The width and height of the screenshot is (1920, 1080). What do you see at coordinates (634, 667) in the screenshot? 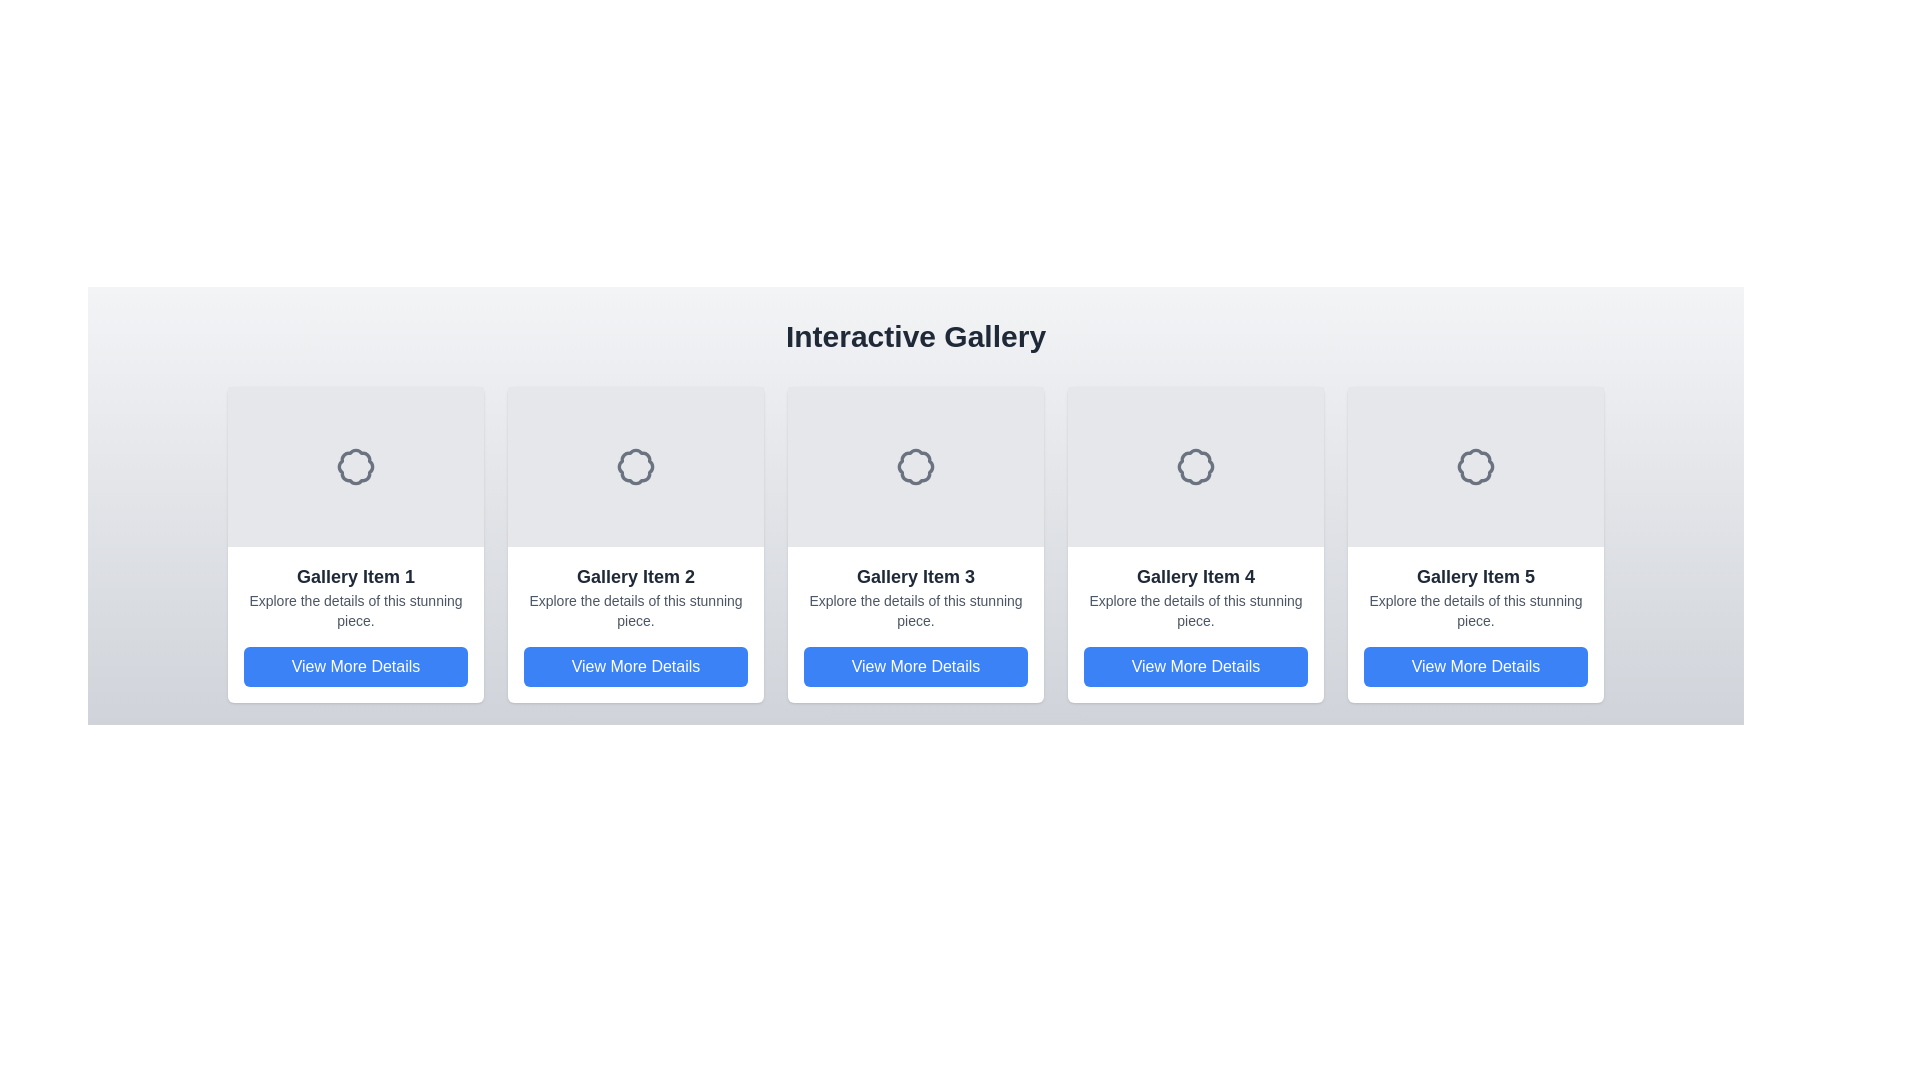
I see `the button located at the bottom center of the second item in the horizontal gallery layout` at bounding box center [634, 667].